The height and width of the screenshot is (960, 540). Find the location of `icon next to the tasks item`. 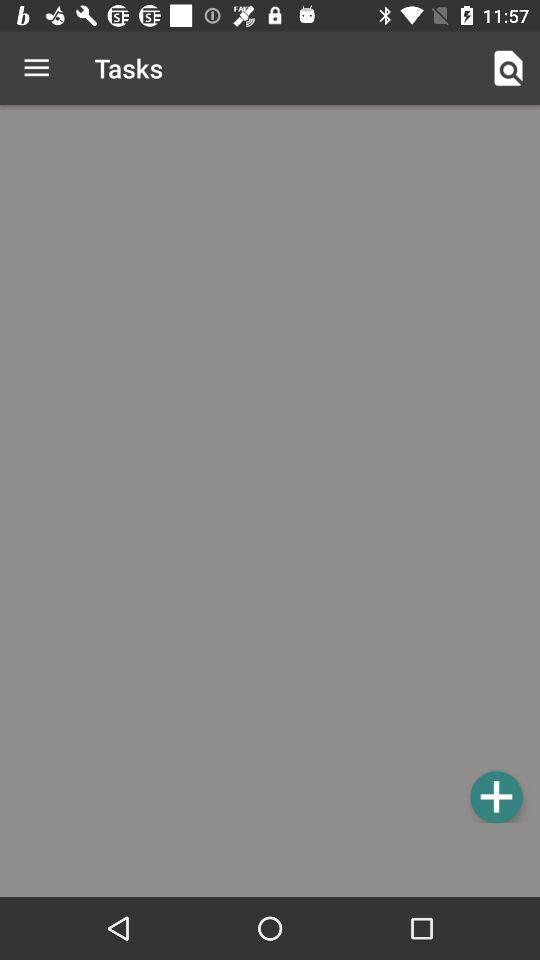

icon next to the tasks item is located at coordinates (508, 68).